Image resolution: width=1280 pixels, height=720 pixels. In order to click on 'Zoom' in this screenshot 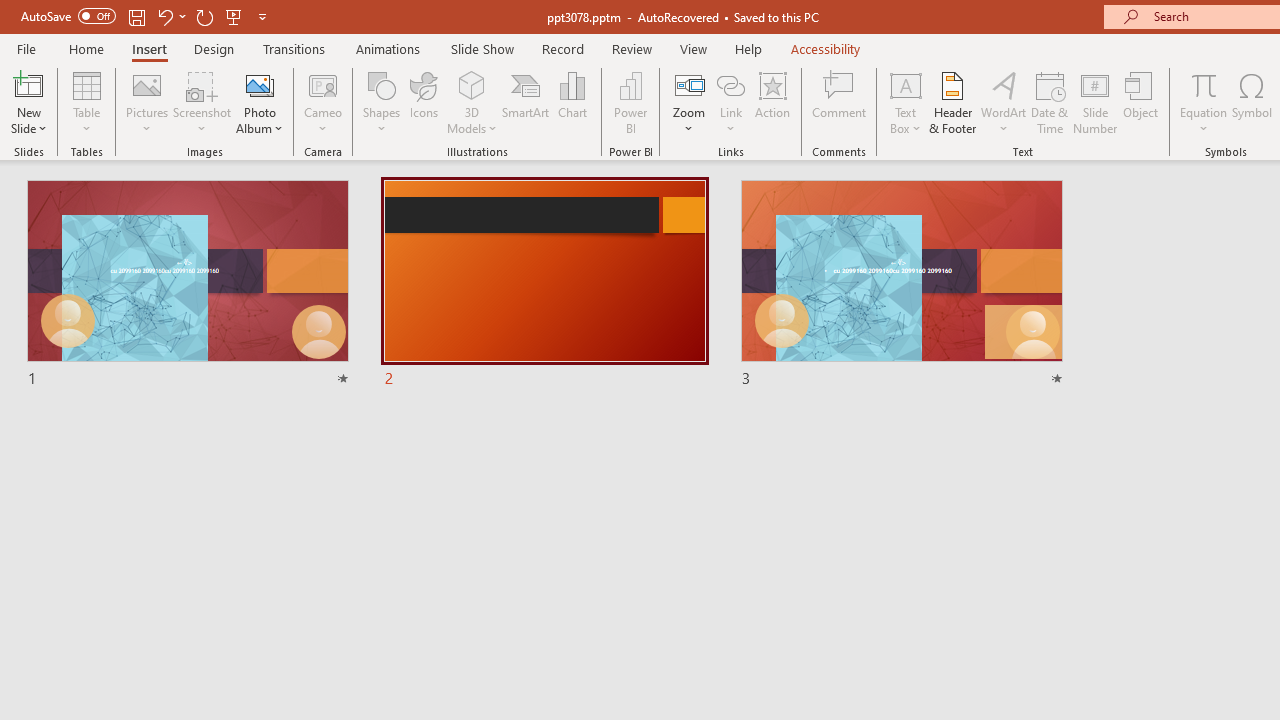, I will do `click(689, 103)`.